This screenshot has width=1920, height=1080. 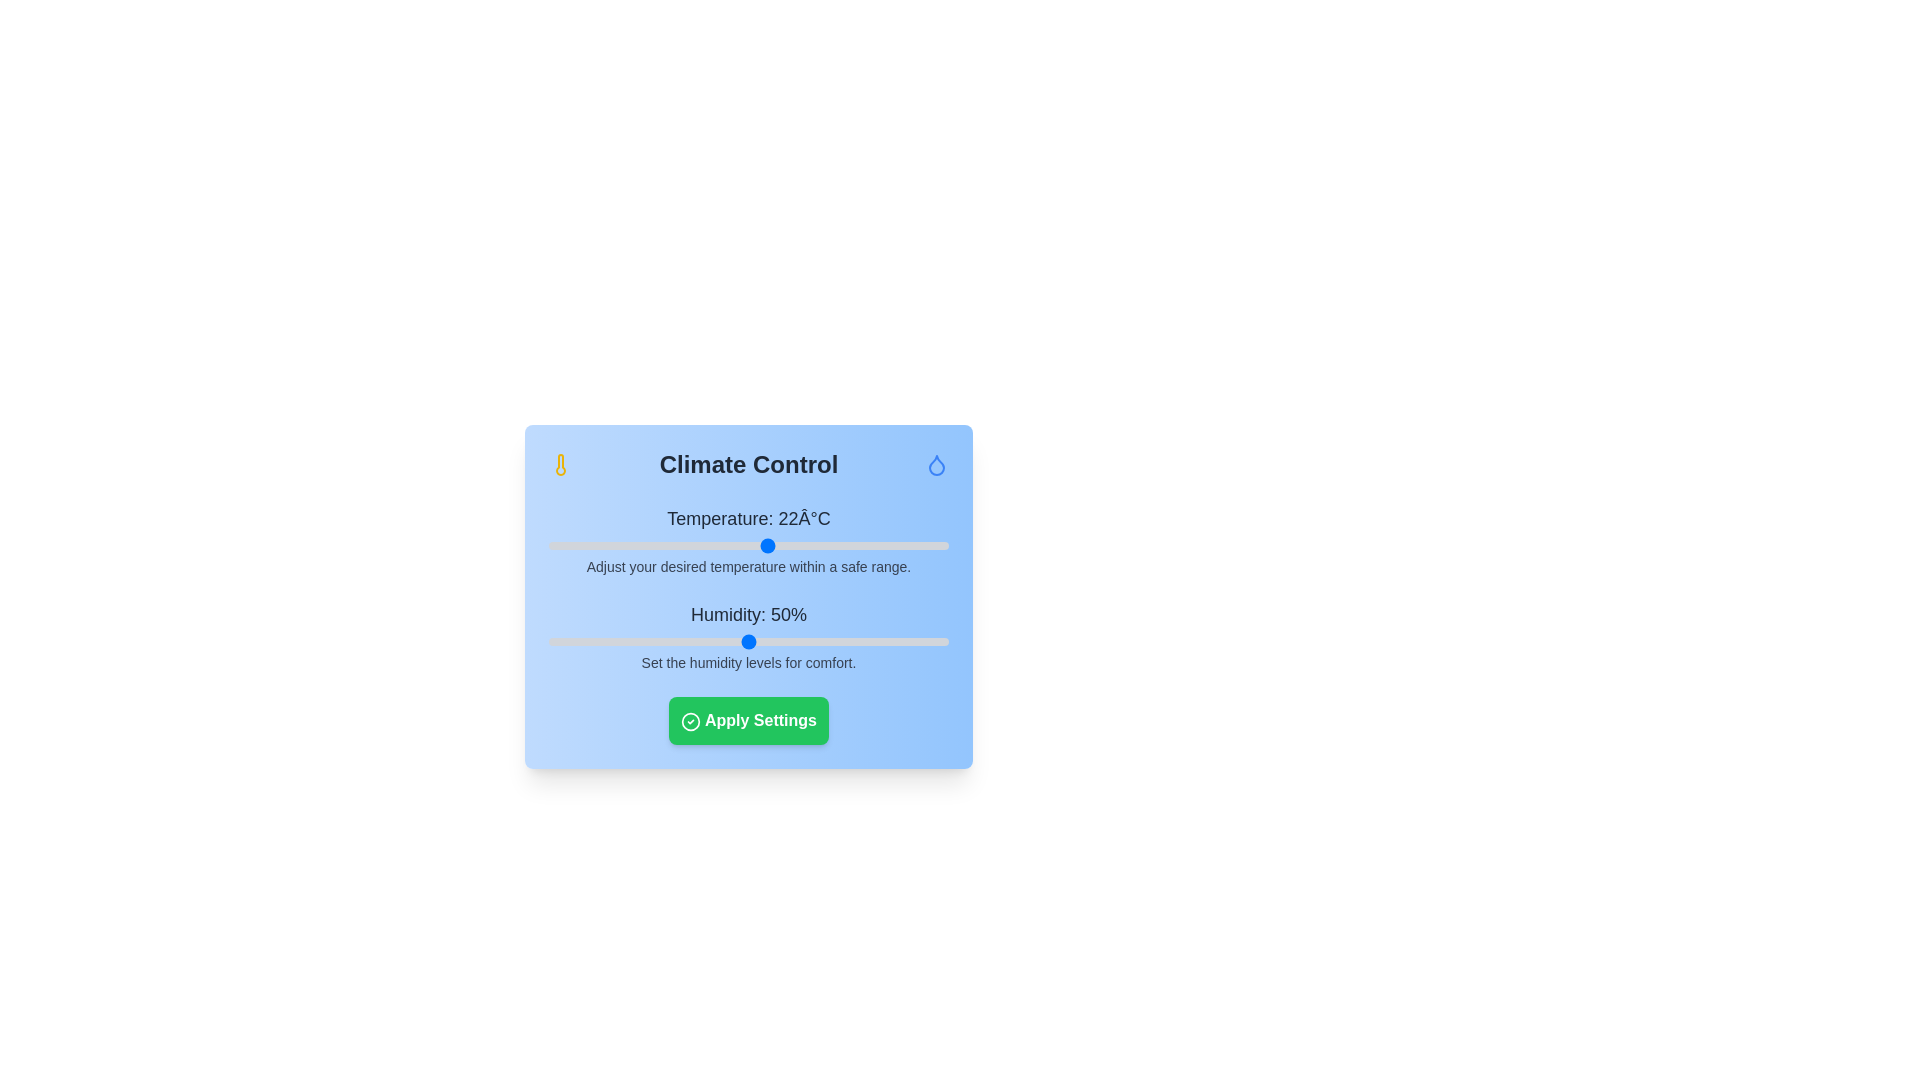 What do you see at coordinates (691, 721) in the screenshot?
I see `the SVG Circle element, which is a circular outline within the 'Apply Settings' button at the bottom of the Climate Control widget` at bounding box center [691, 721].